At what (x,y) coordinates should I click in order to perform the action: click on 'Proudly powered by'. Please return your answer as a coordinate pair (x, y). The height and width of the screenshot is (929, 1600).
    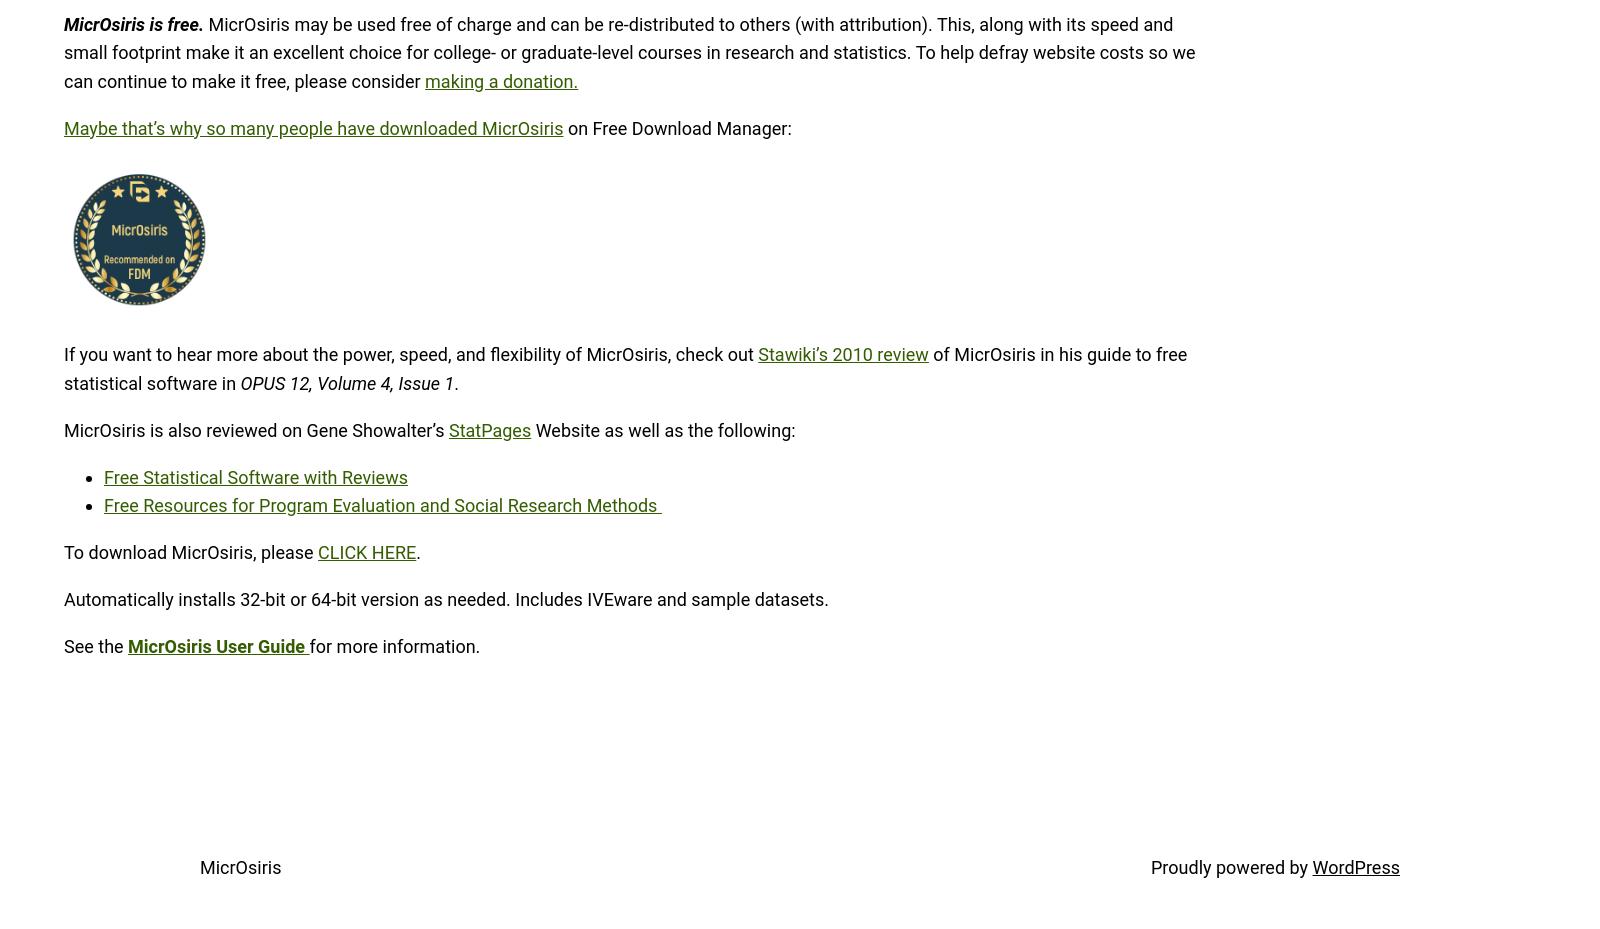
    Looking at the image, I should click on (1230, 866).